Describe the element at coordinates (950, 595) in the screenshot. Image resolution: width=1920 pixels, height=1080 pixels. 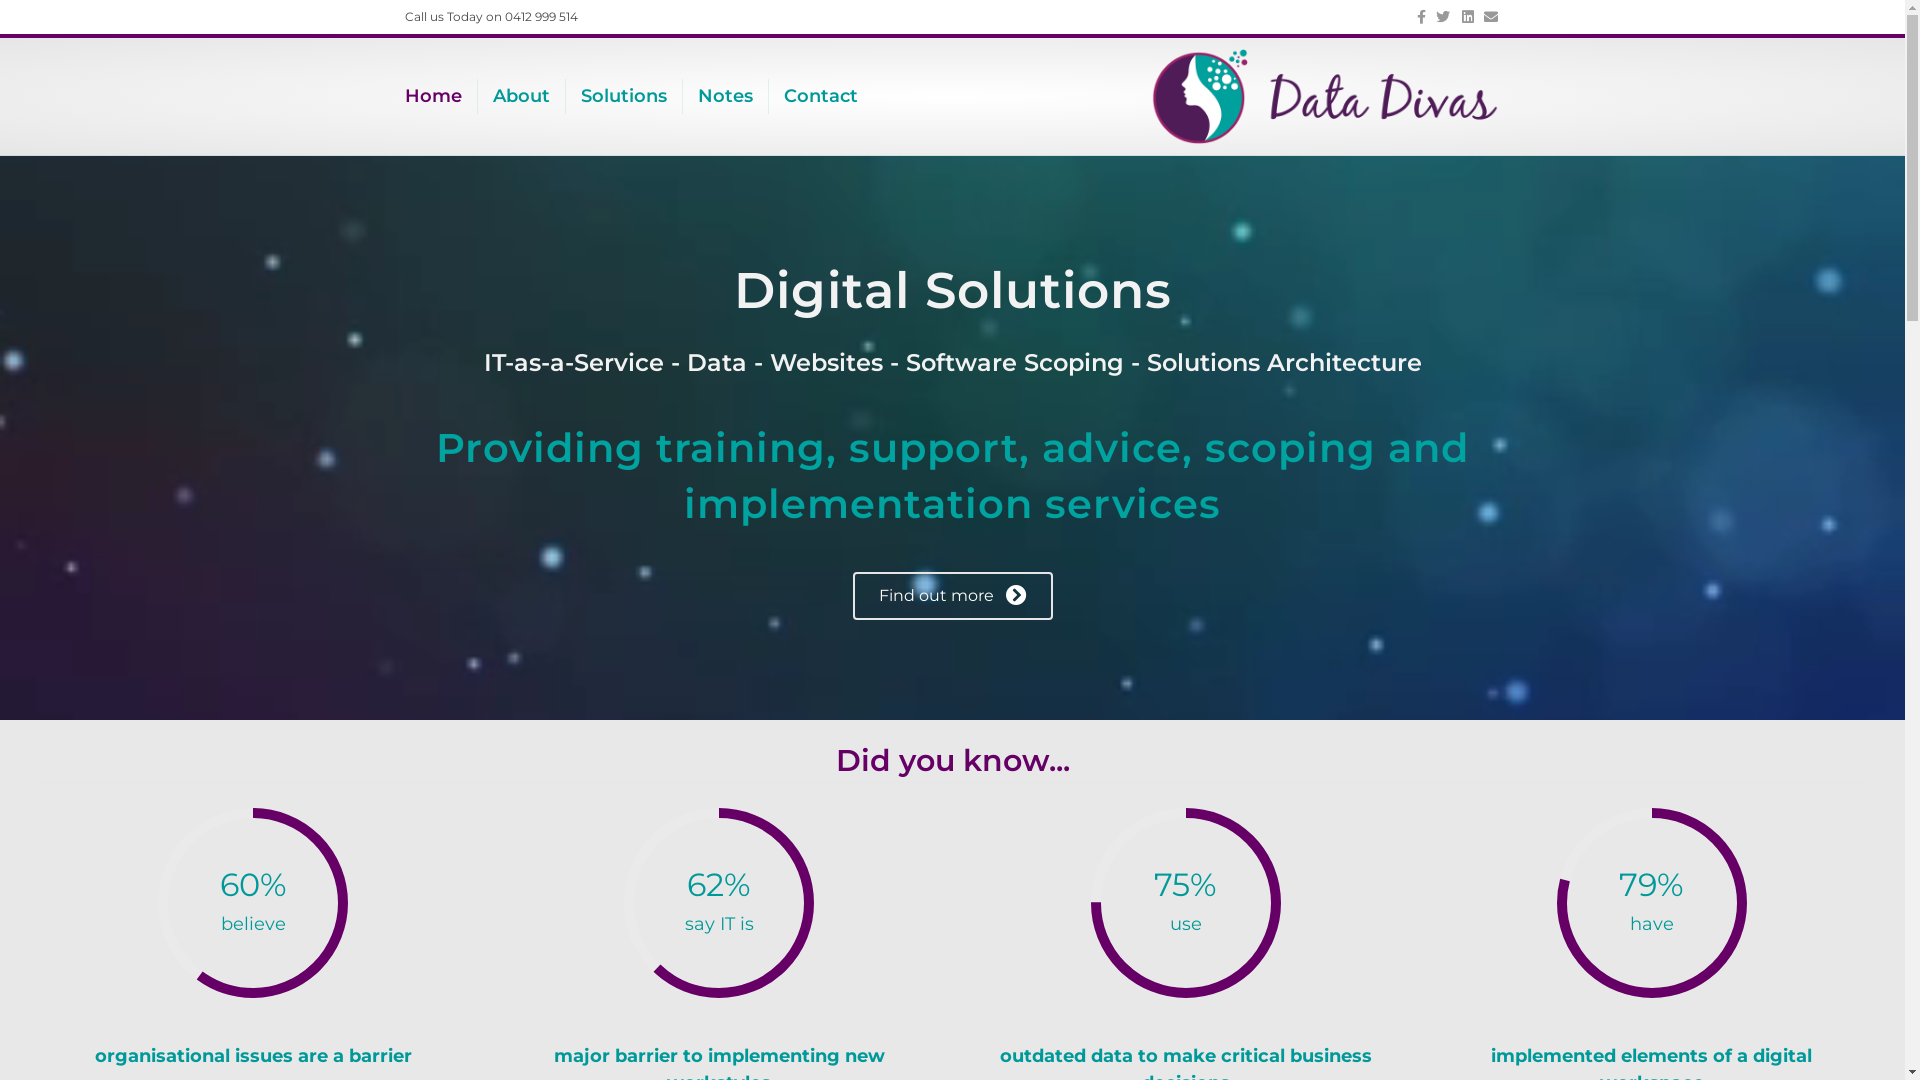
I see `'Find out more'` at that location.